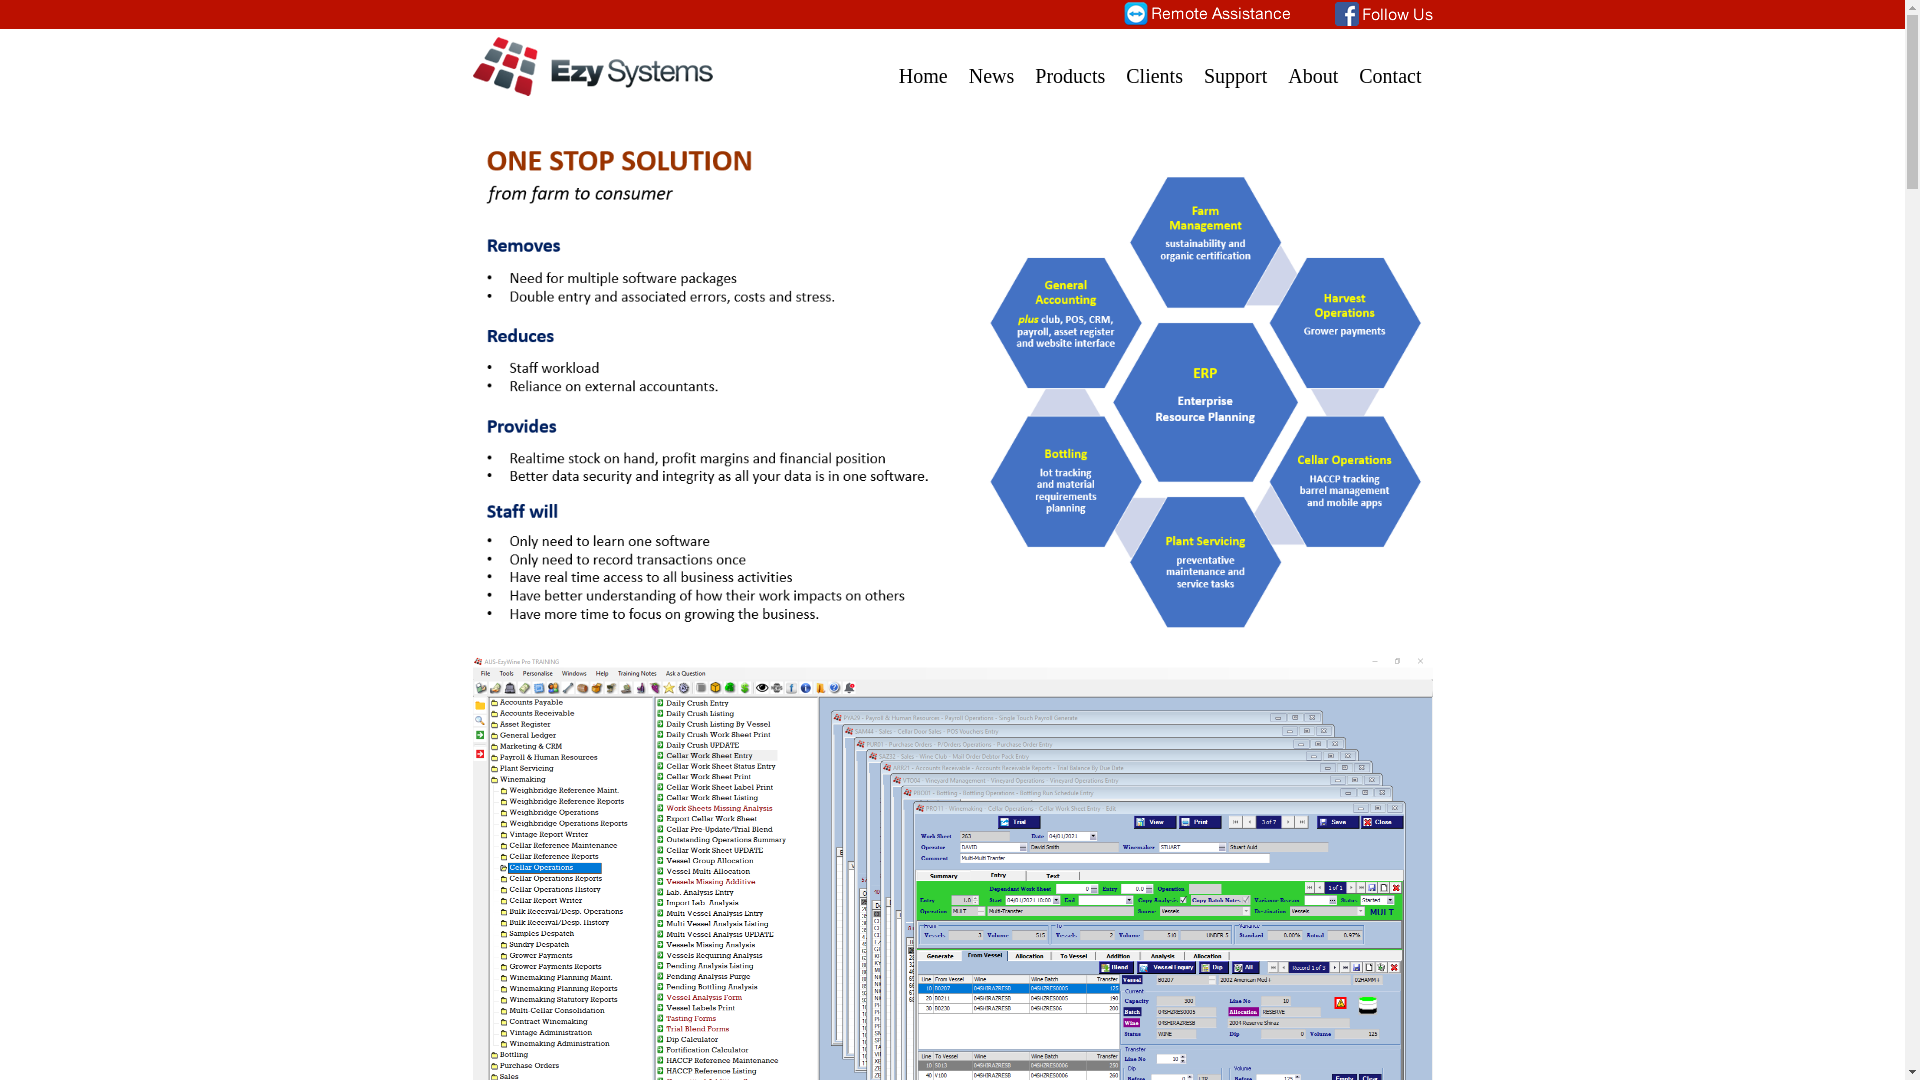  What do you see at coordinates (1234, 63) in the screenshot?
I see `'Support'` at bounding box center [1234, 63].